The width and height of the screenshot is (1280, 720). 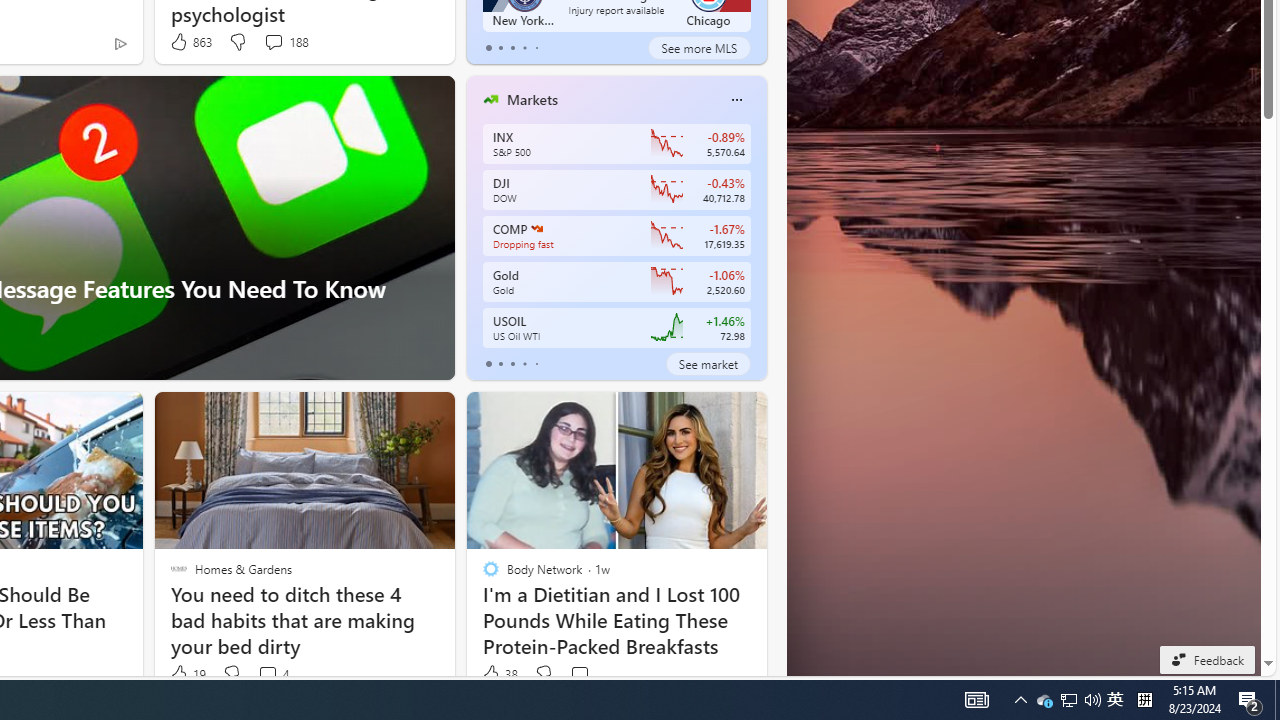 What do you see at coordinates (536, 363) in the screenshot?
I see `'tab-4'` at bounding box center [536, 363].